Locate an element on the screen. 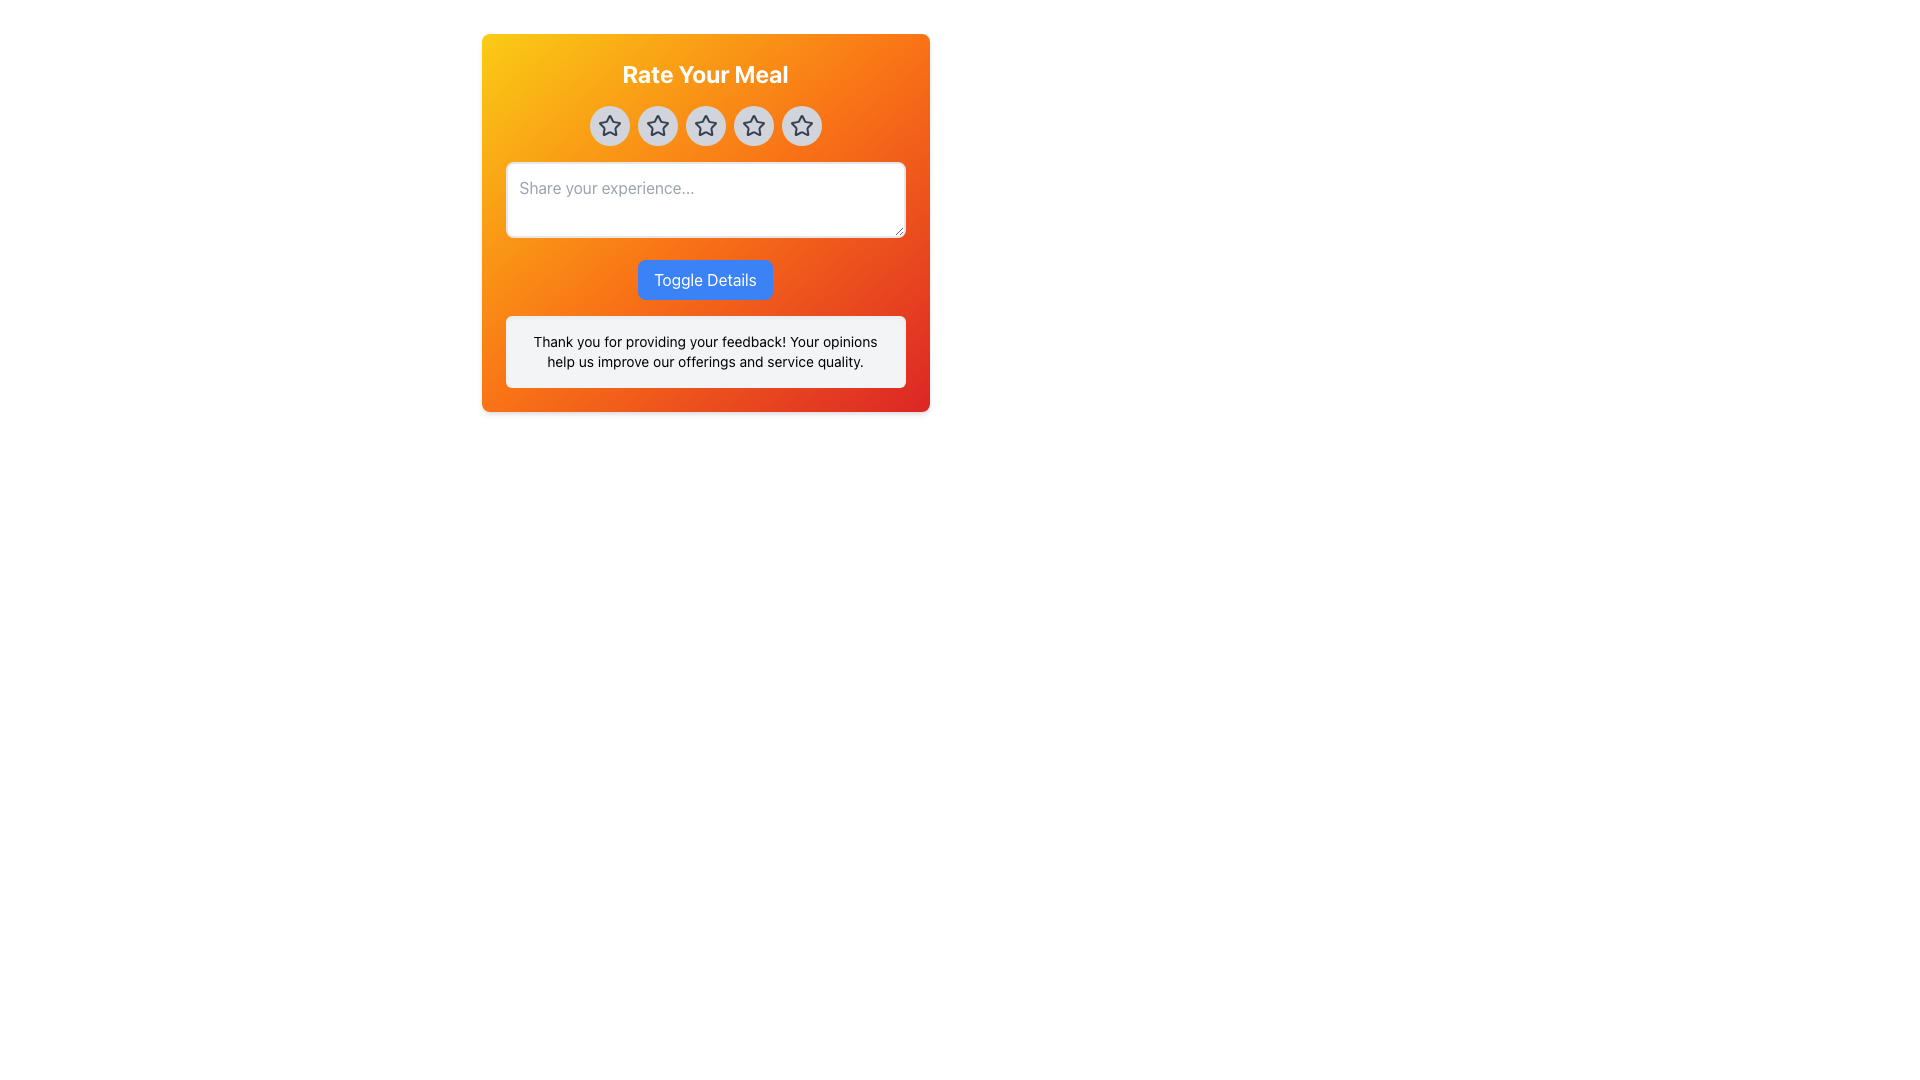  the visually distinct star rating icon with a hollow appearance and a red overlay, positioned centrally among five stars below the 'Rate Your Meal' heading is located at coordinates (752, 125).